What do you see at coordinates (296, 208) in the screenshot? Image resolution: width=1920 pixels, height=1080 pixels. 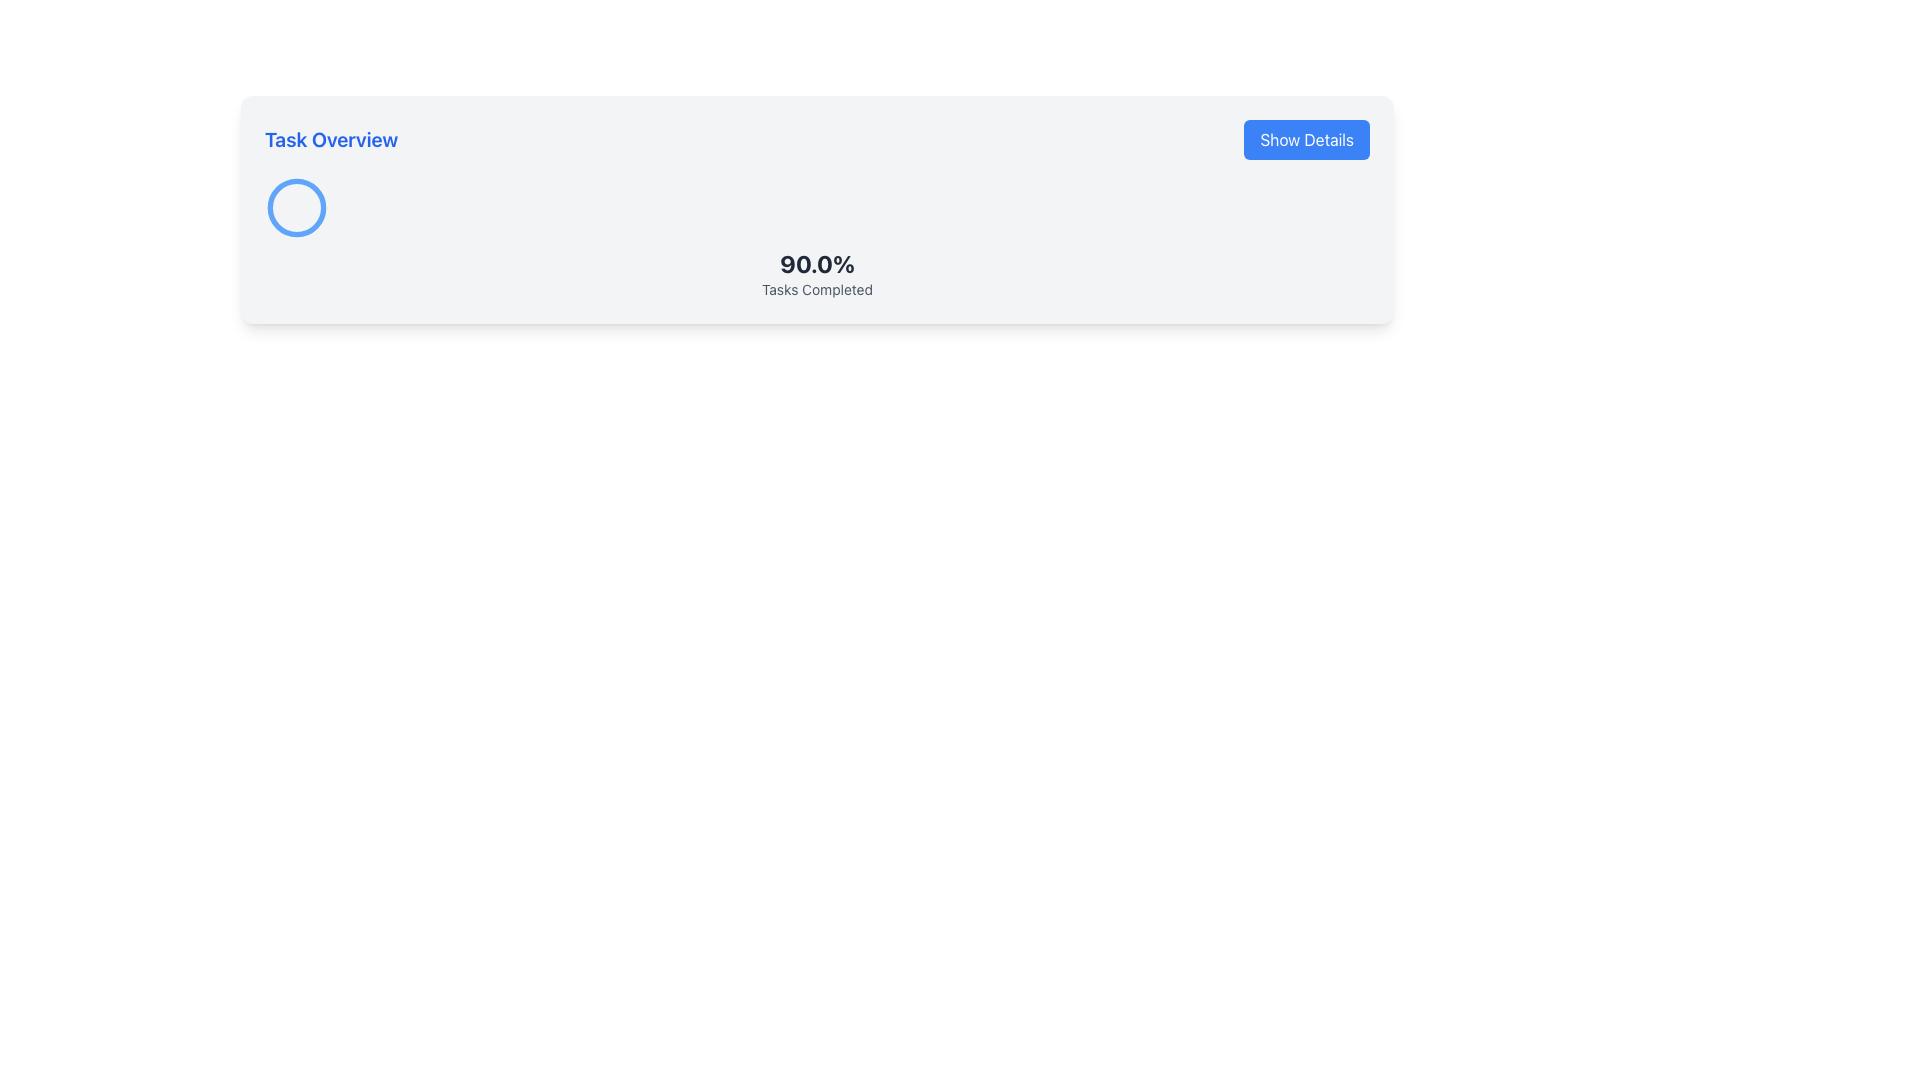 I see `the circular graphical component with a blue border and white fill located in the left section of the Task Overview panel` at bounding box center [296, 208].